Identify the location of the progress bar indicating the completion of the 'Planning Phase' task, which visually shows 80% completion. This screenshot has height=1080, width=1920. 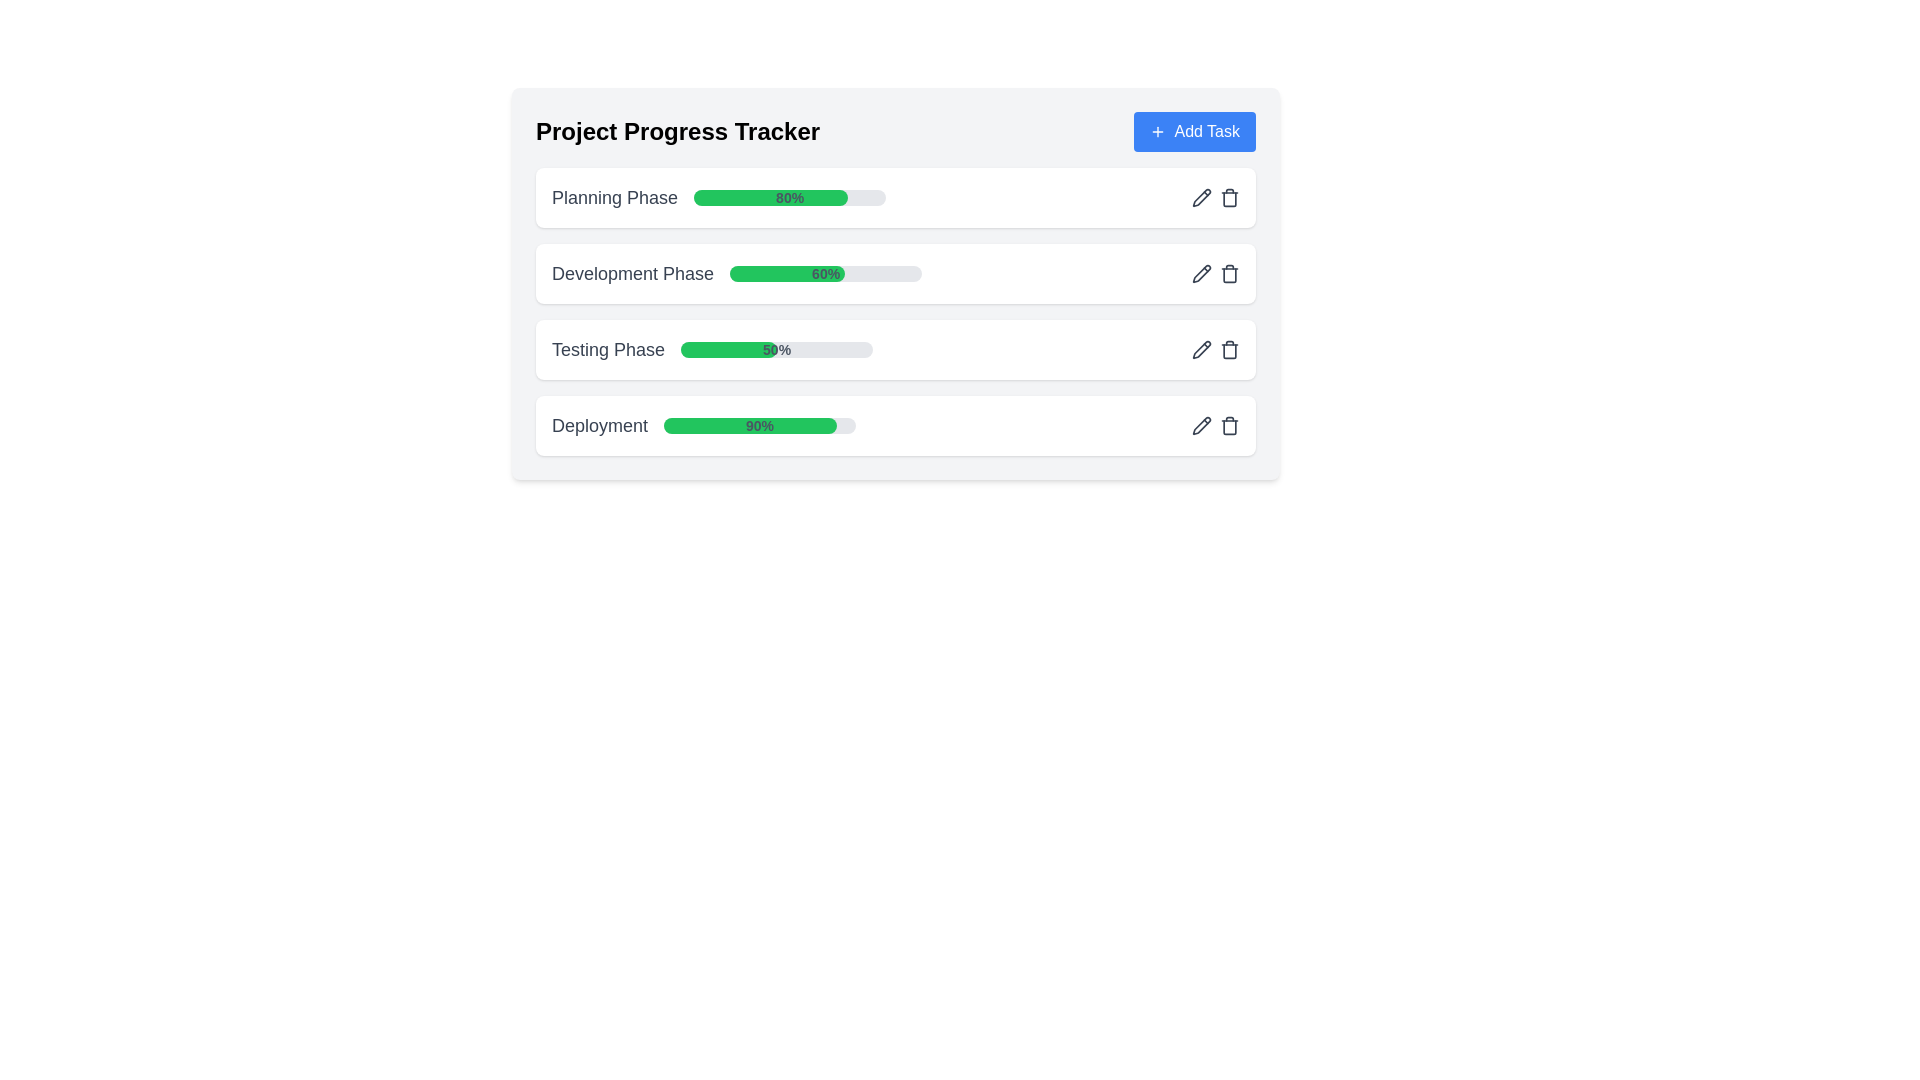
(769, 197).